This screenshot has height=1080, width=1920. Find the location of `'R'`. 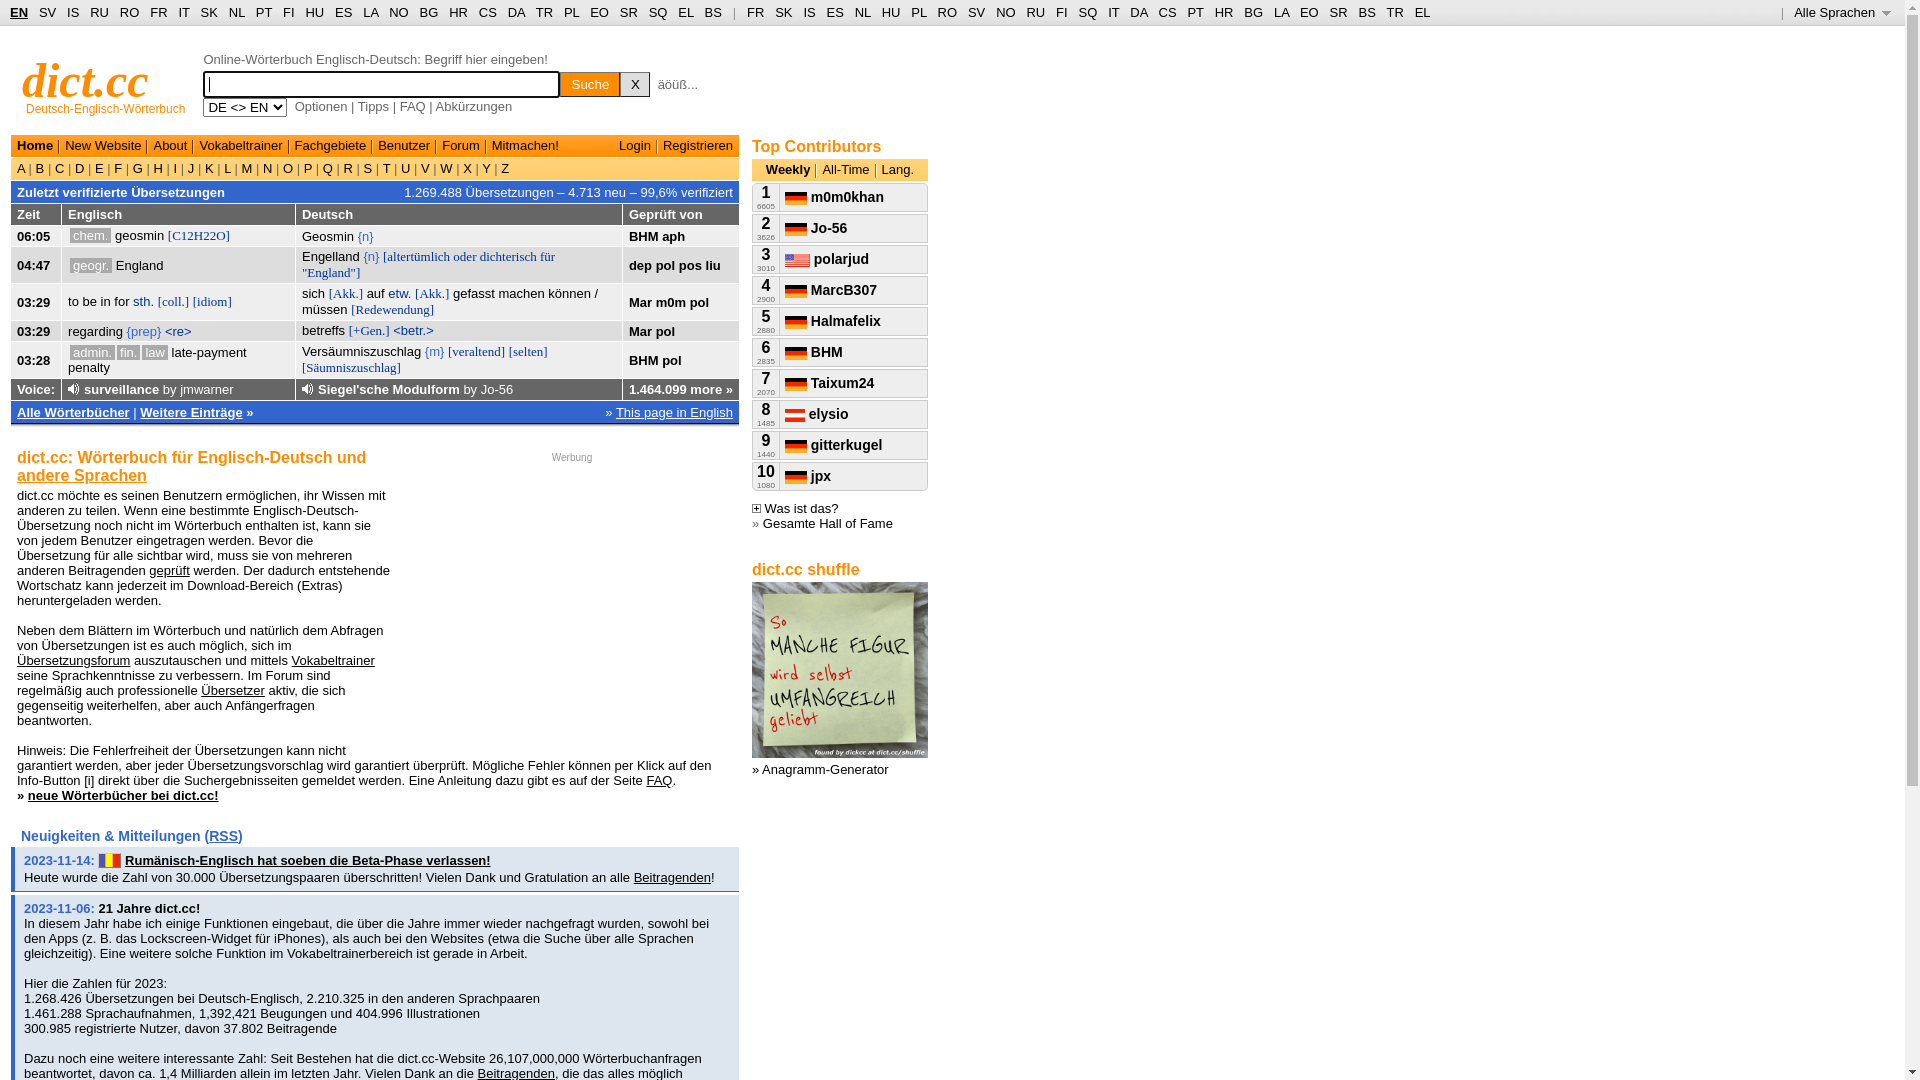

'R' is located at coordinates (348, 167).